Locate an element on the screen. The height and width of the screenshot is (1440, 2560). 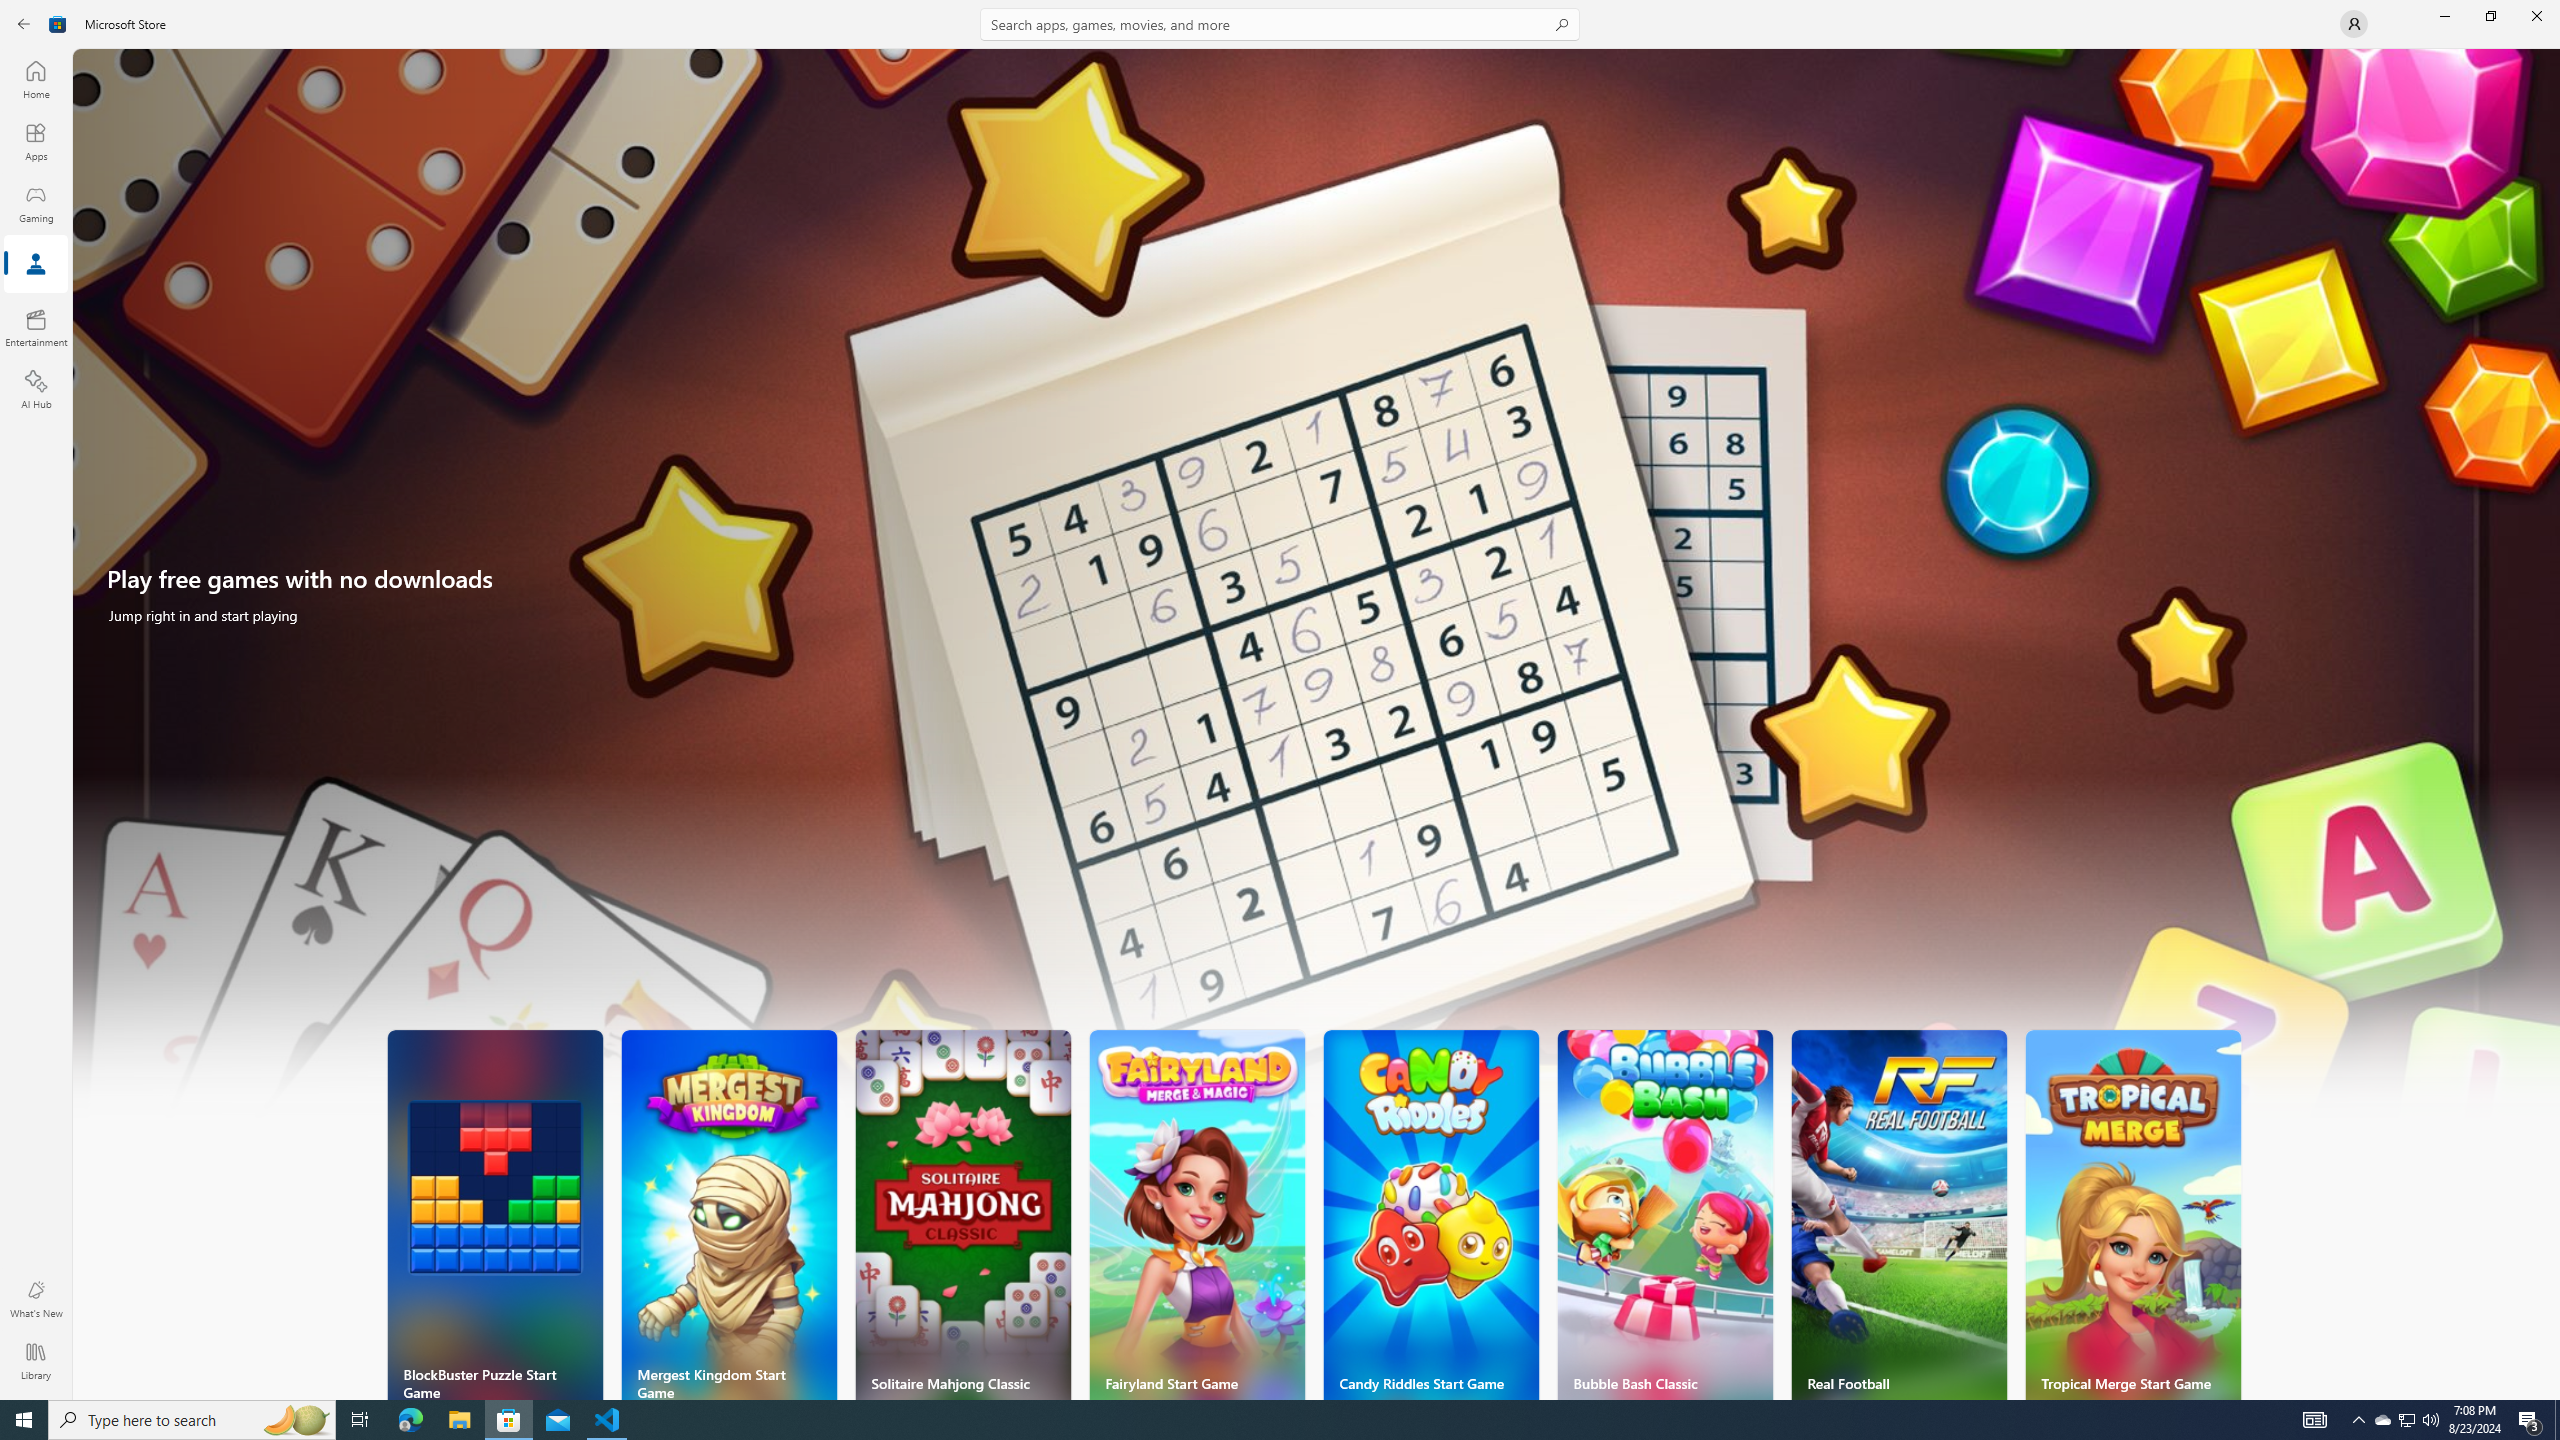
'Apps' is located at coordinates (34, 141).